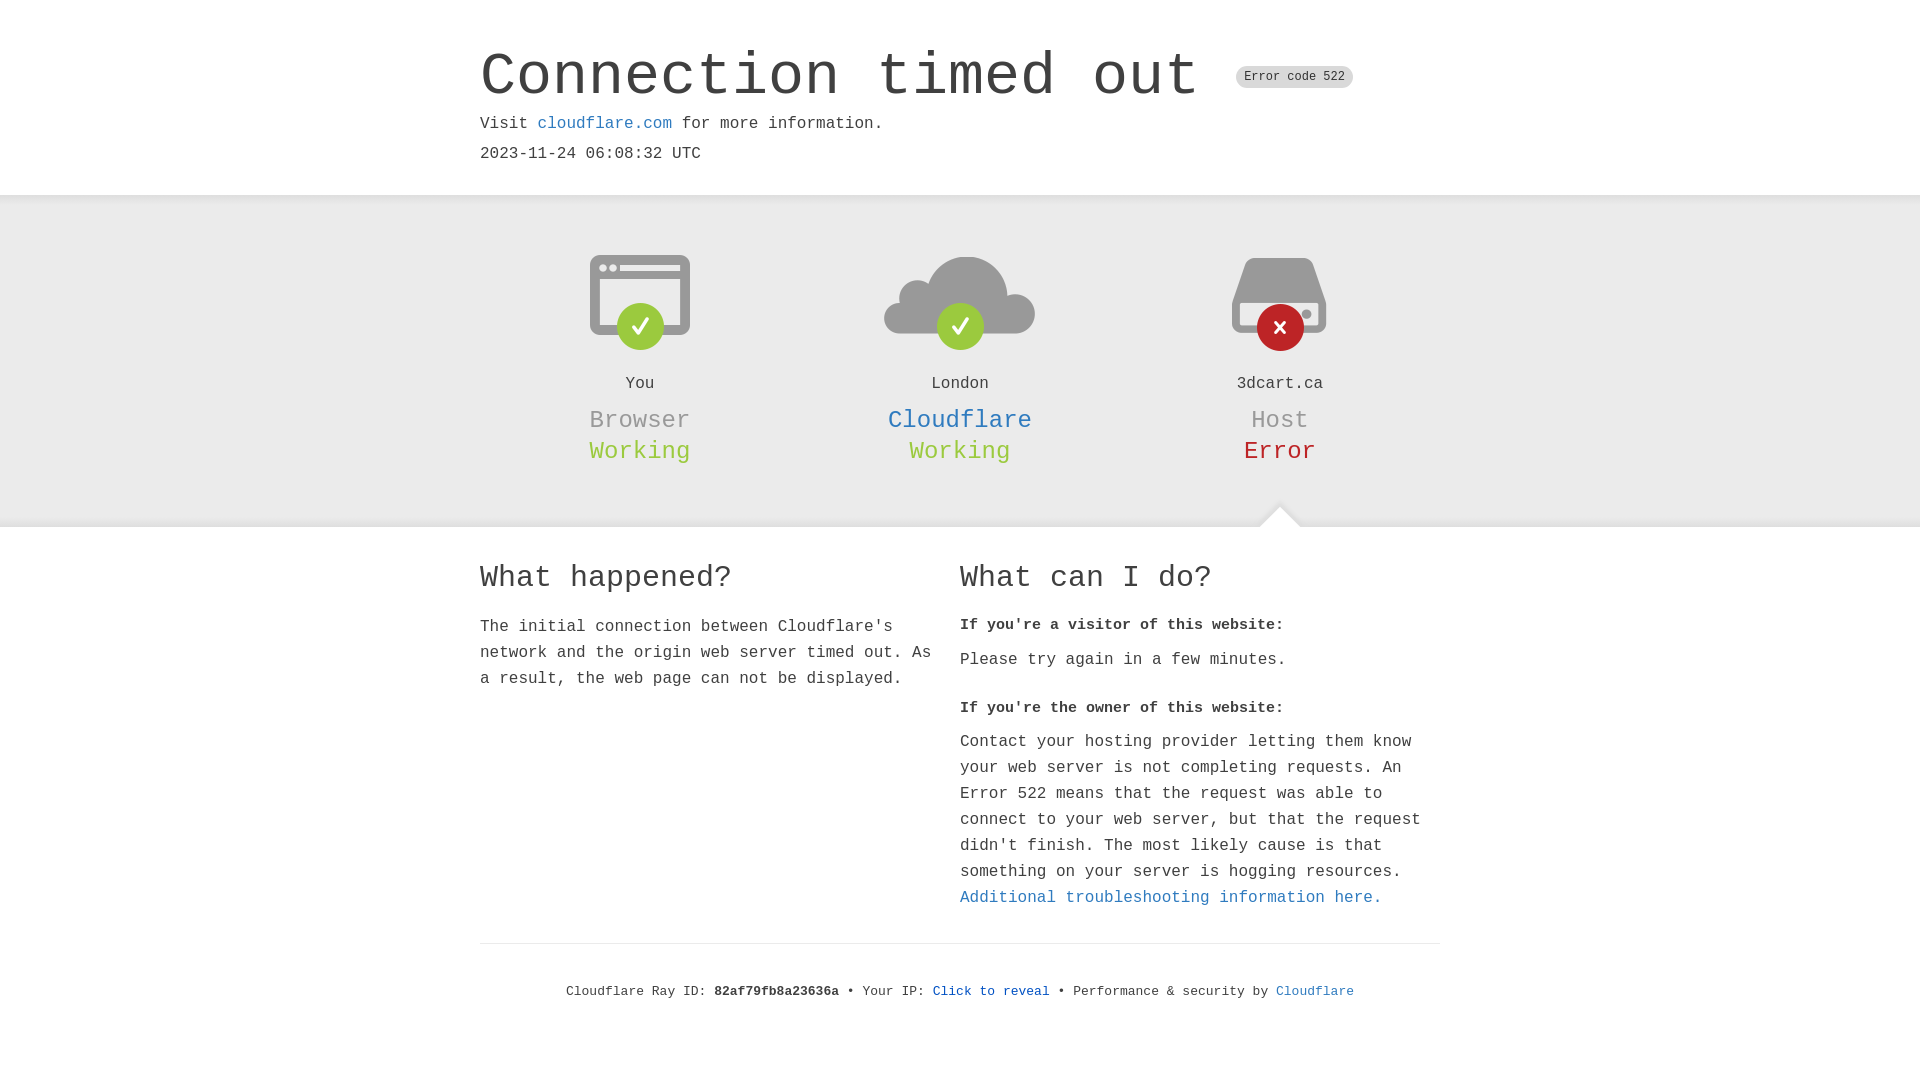 This screenshot has height=1080, width=1920. I want to click on 'Cloudflare', so click(960, 419).